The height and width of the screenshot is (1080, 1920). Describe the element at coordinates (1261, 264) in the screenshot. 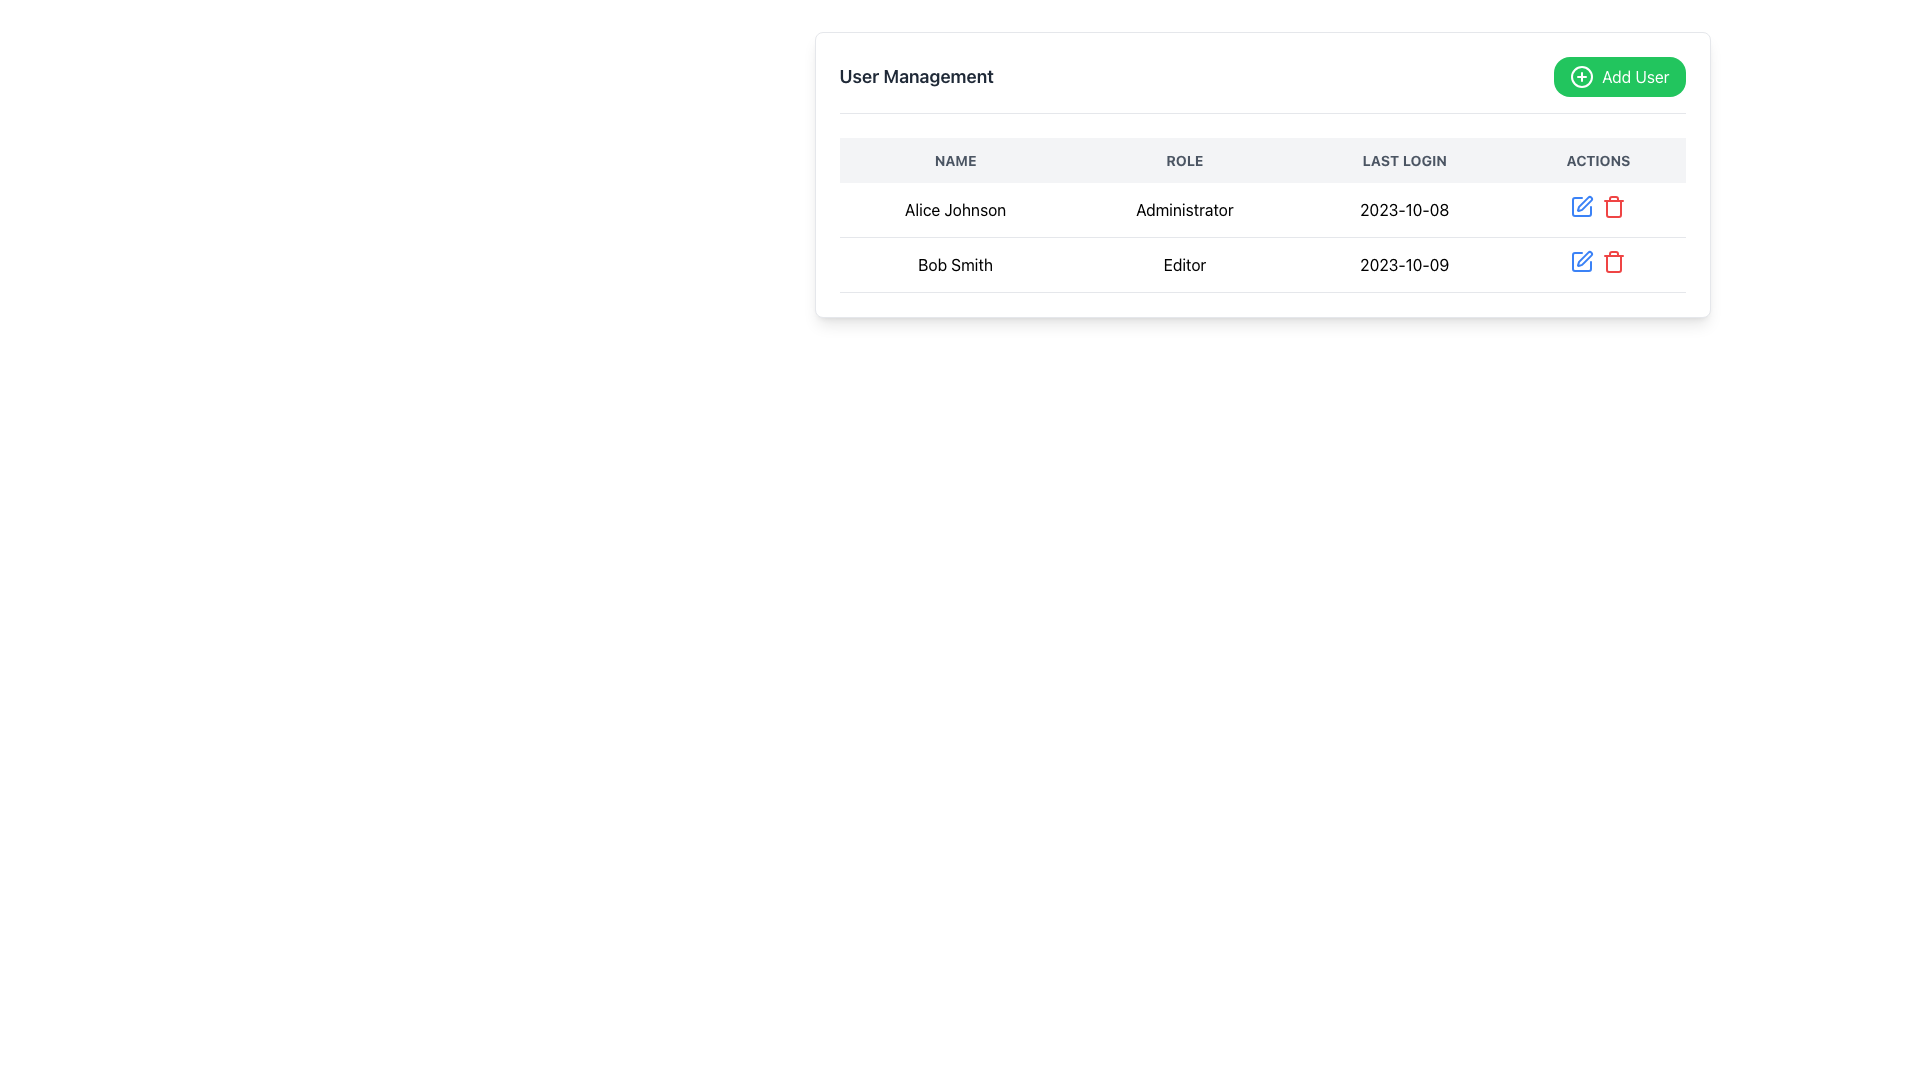

I see `the second row in the user management table that contains the details for 'Bob Smith', which includes the name, role, last login date, and action buttons` at that location.